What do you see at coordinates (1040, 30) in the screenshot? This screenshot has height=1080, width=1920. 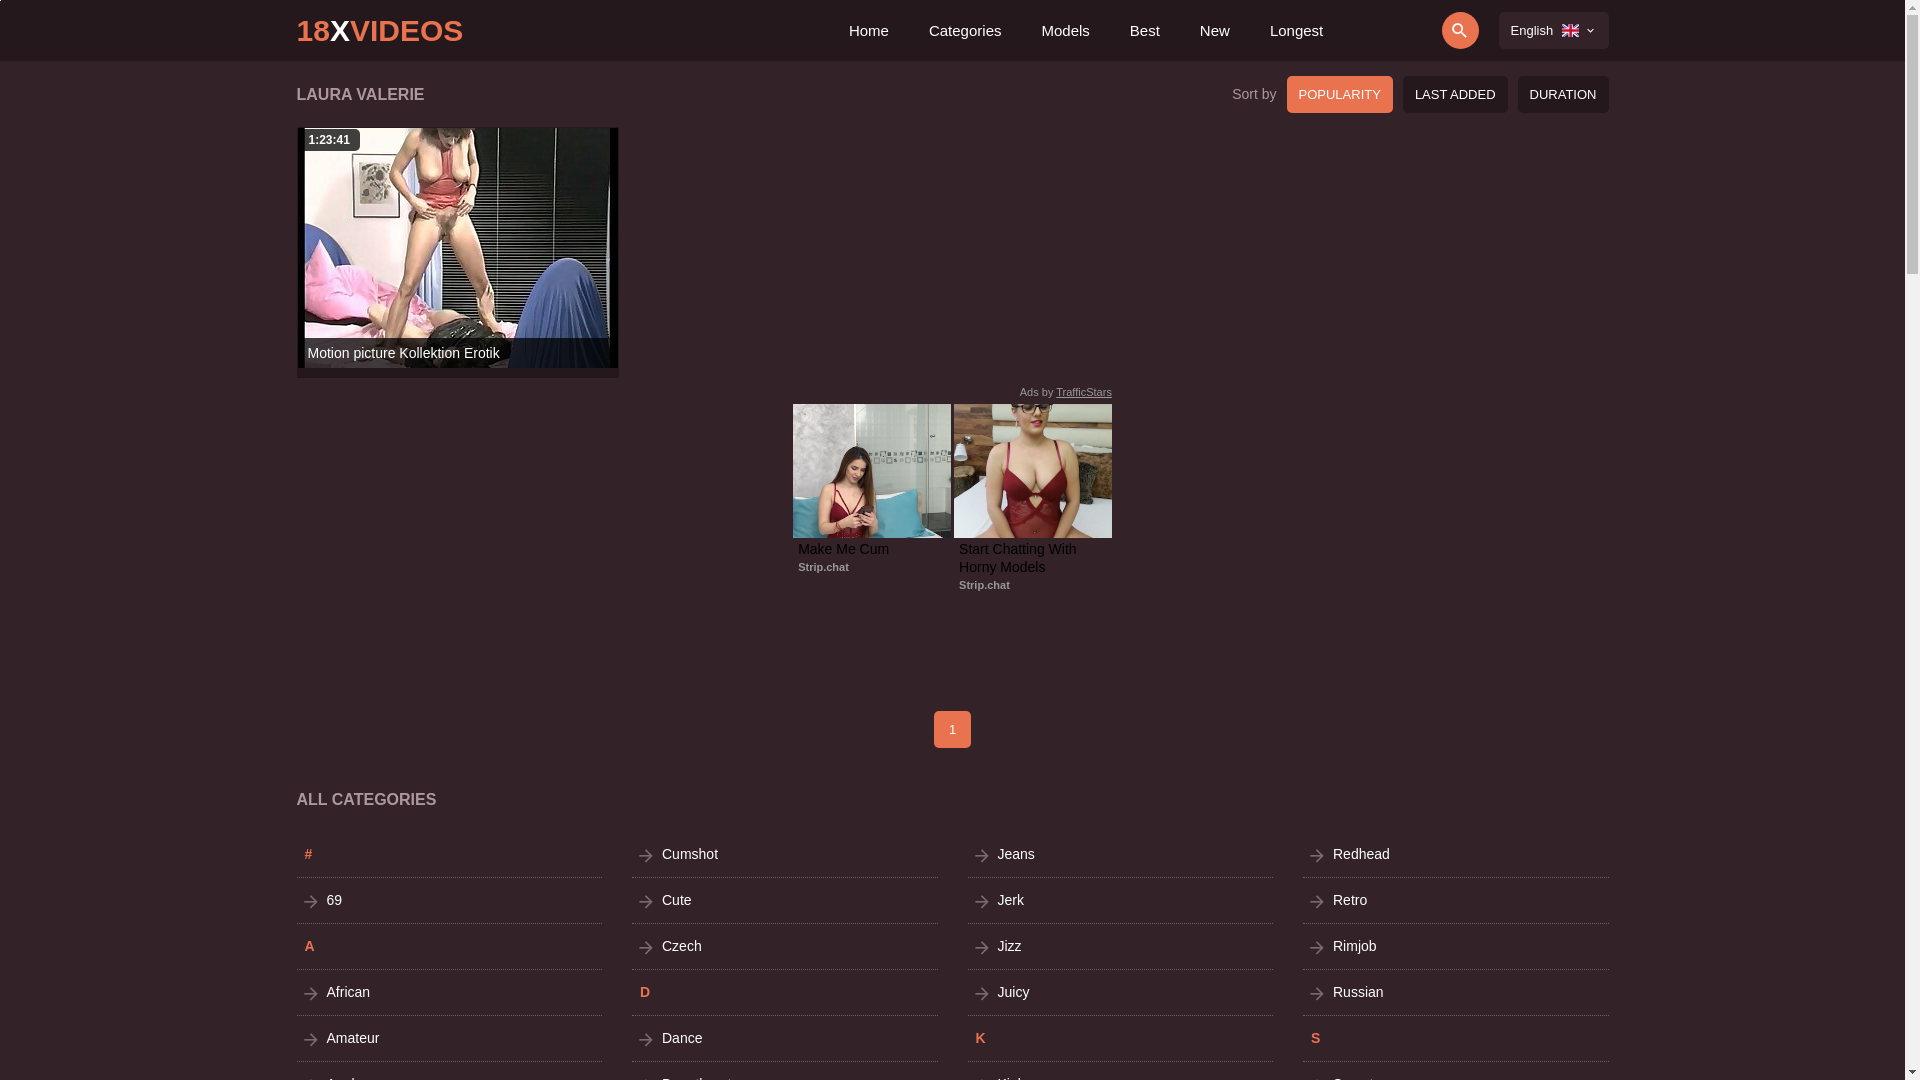 I see `'Models'` at bounding box center [1040, 30].